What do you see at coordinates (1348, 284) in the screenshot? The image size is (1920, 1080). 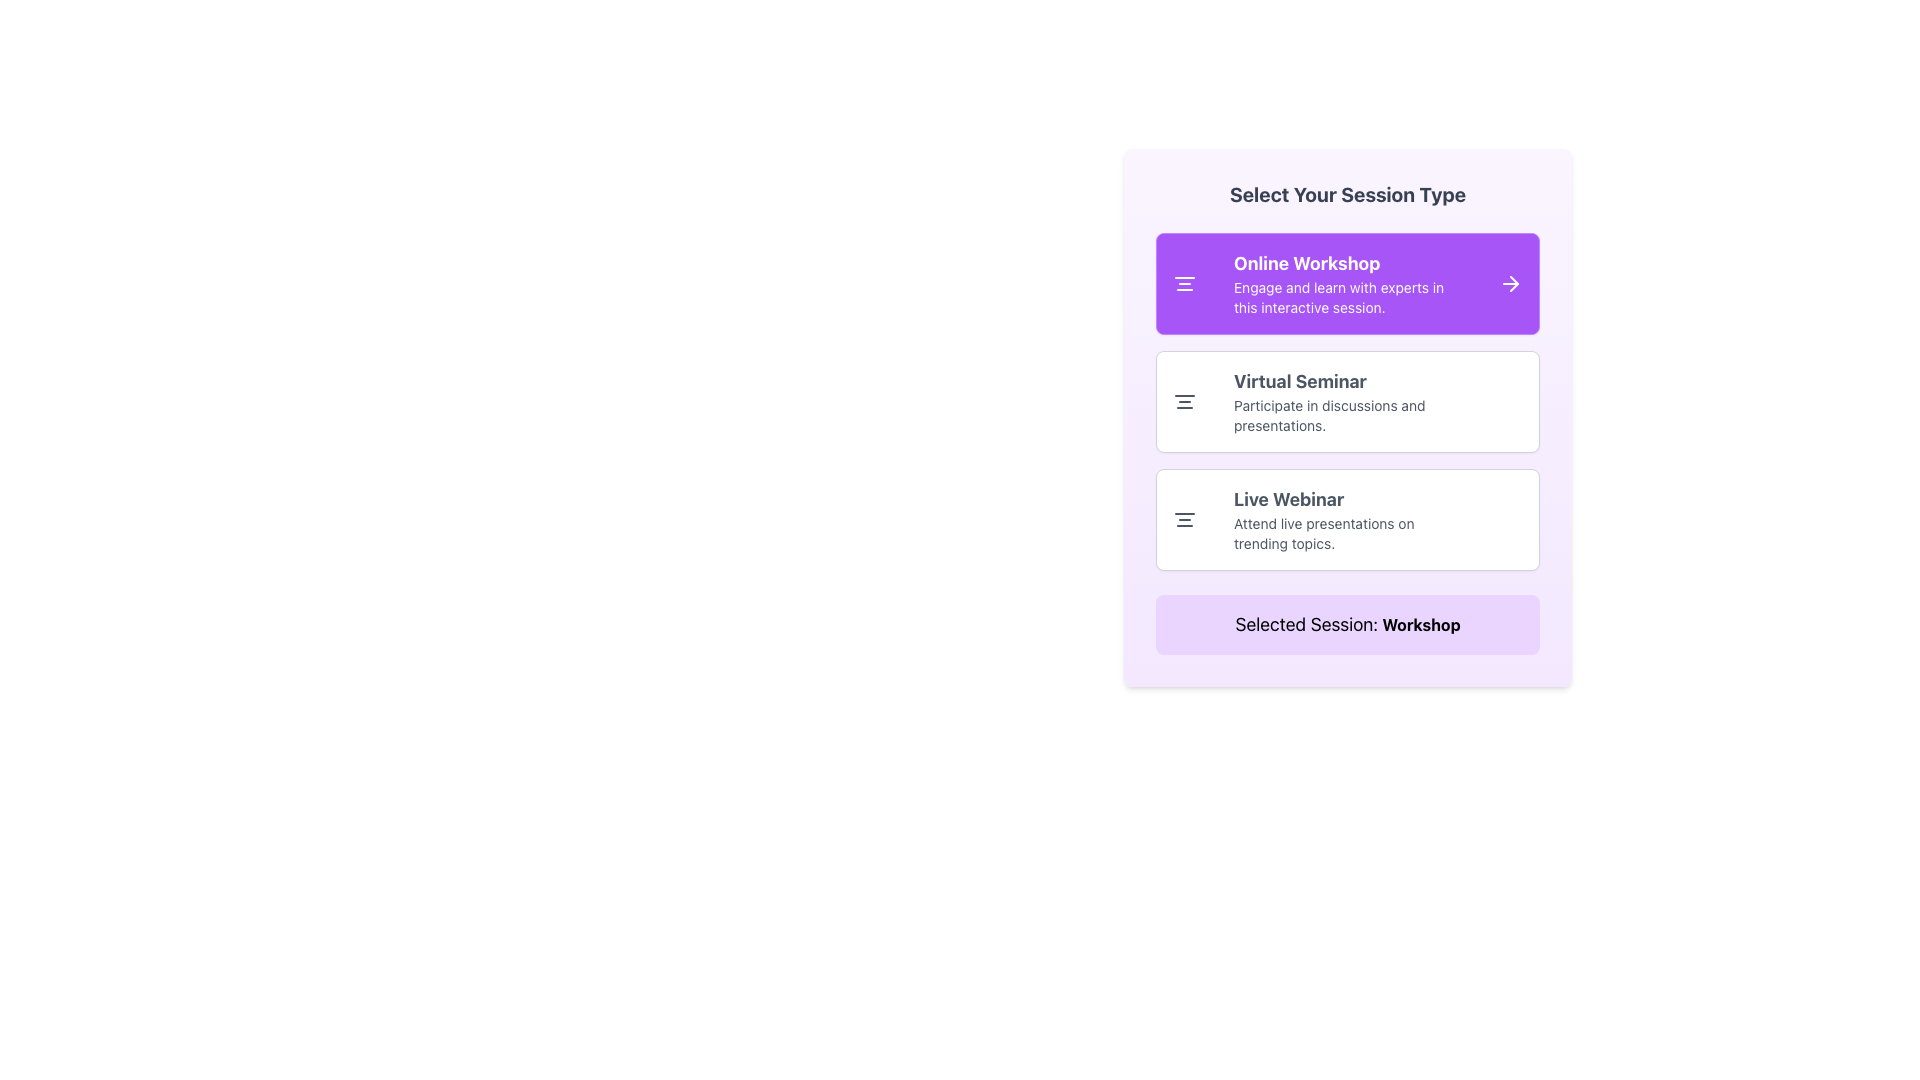 I see `the first button in the vertical list of session type selectors` at bounding box center [1348, 284].